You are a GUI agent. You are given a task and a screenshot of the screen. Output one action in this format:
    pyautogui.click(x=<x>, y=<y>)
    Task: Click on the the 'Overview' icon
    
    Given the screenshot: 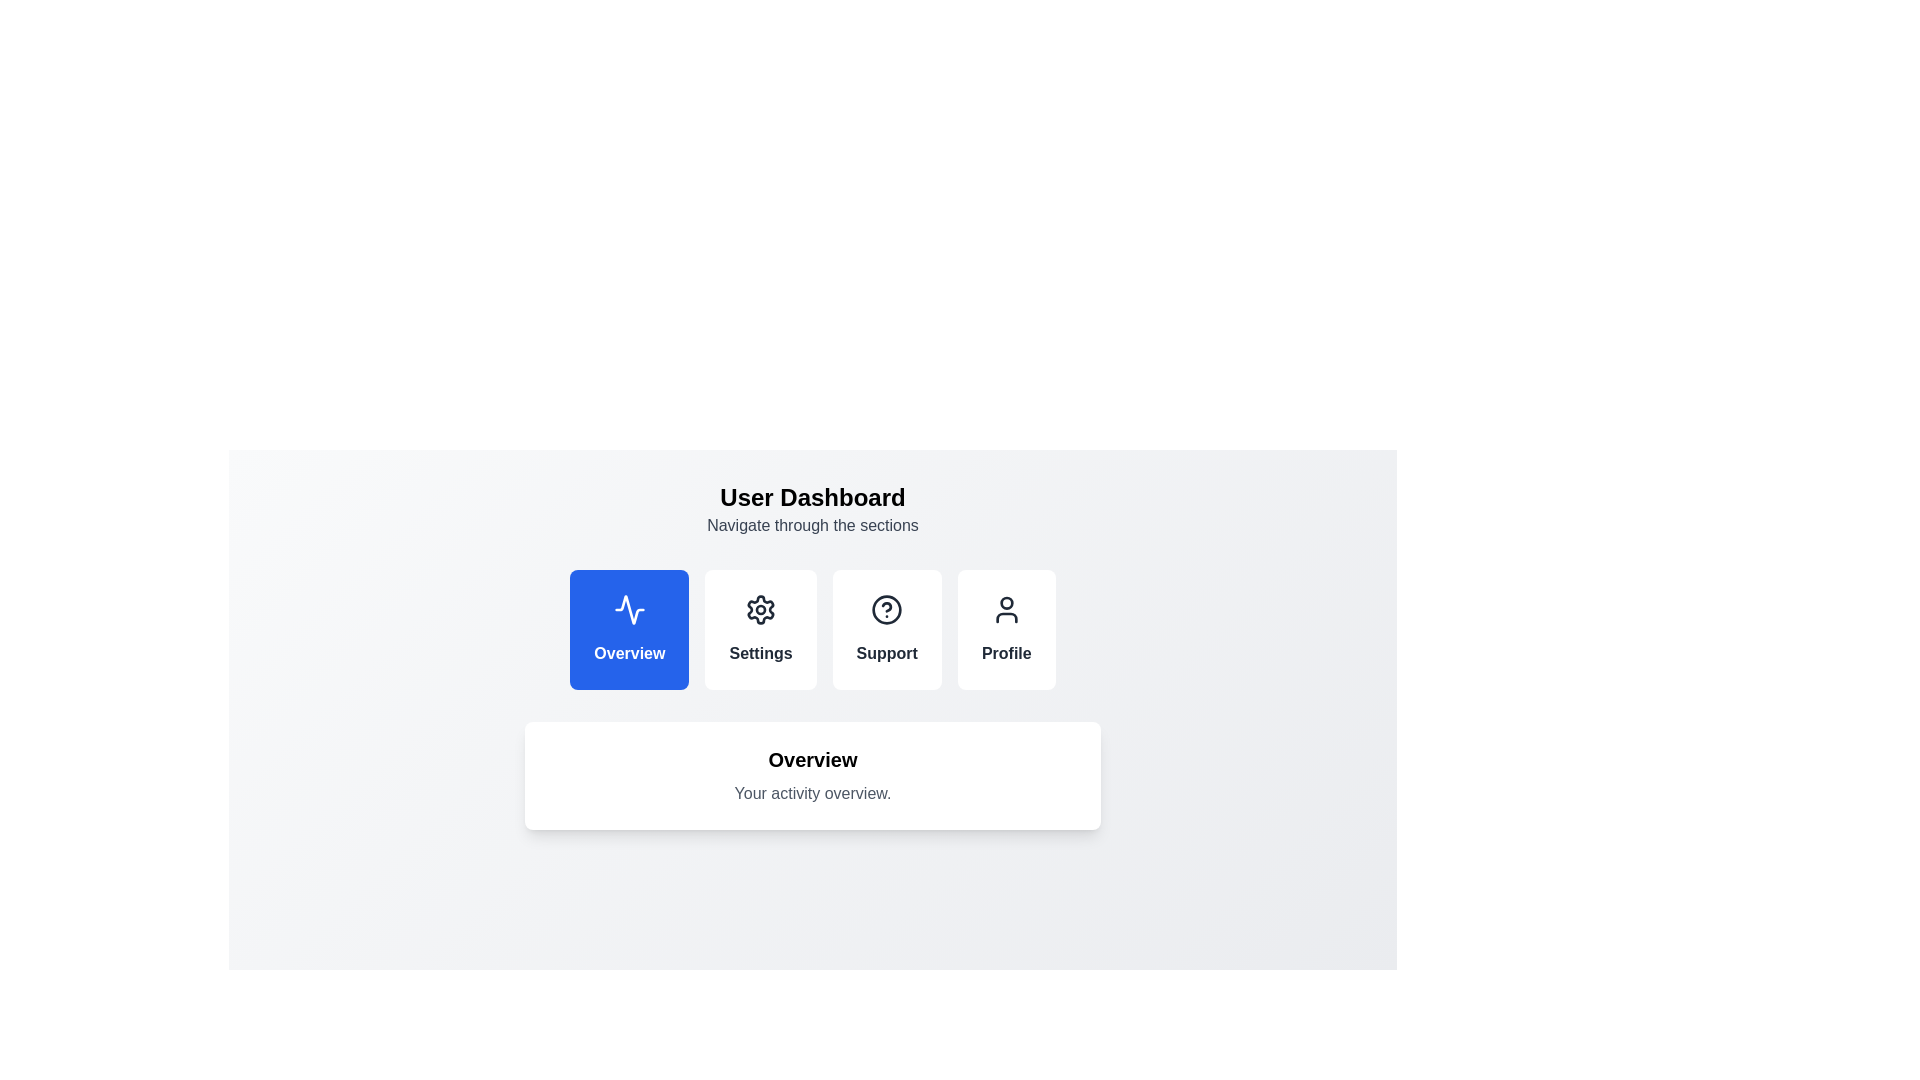 What is the action you would take?
    pyautogui.click(x=628, y=608)
    